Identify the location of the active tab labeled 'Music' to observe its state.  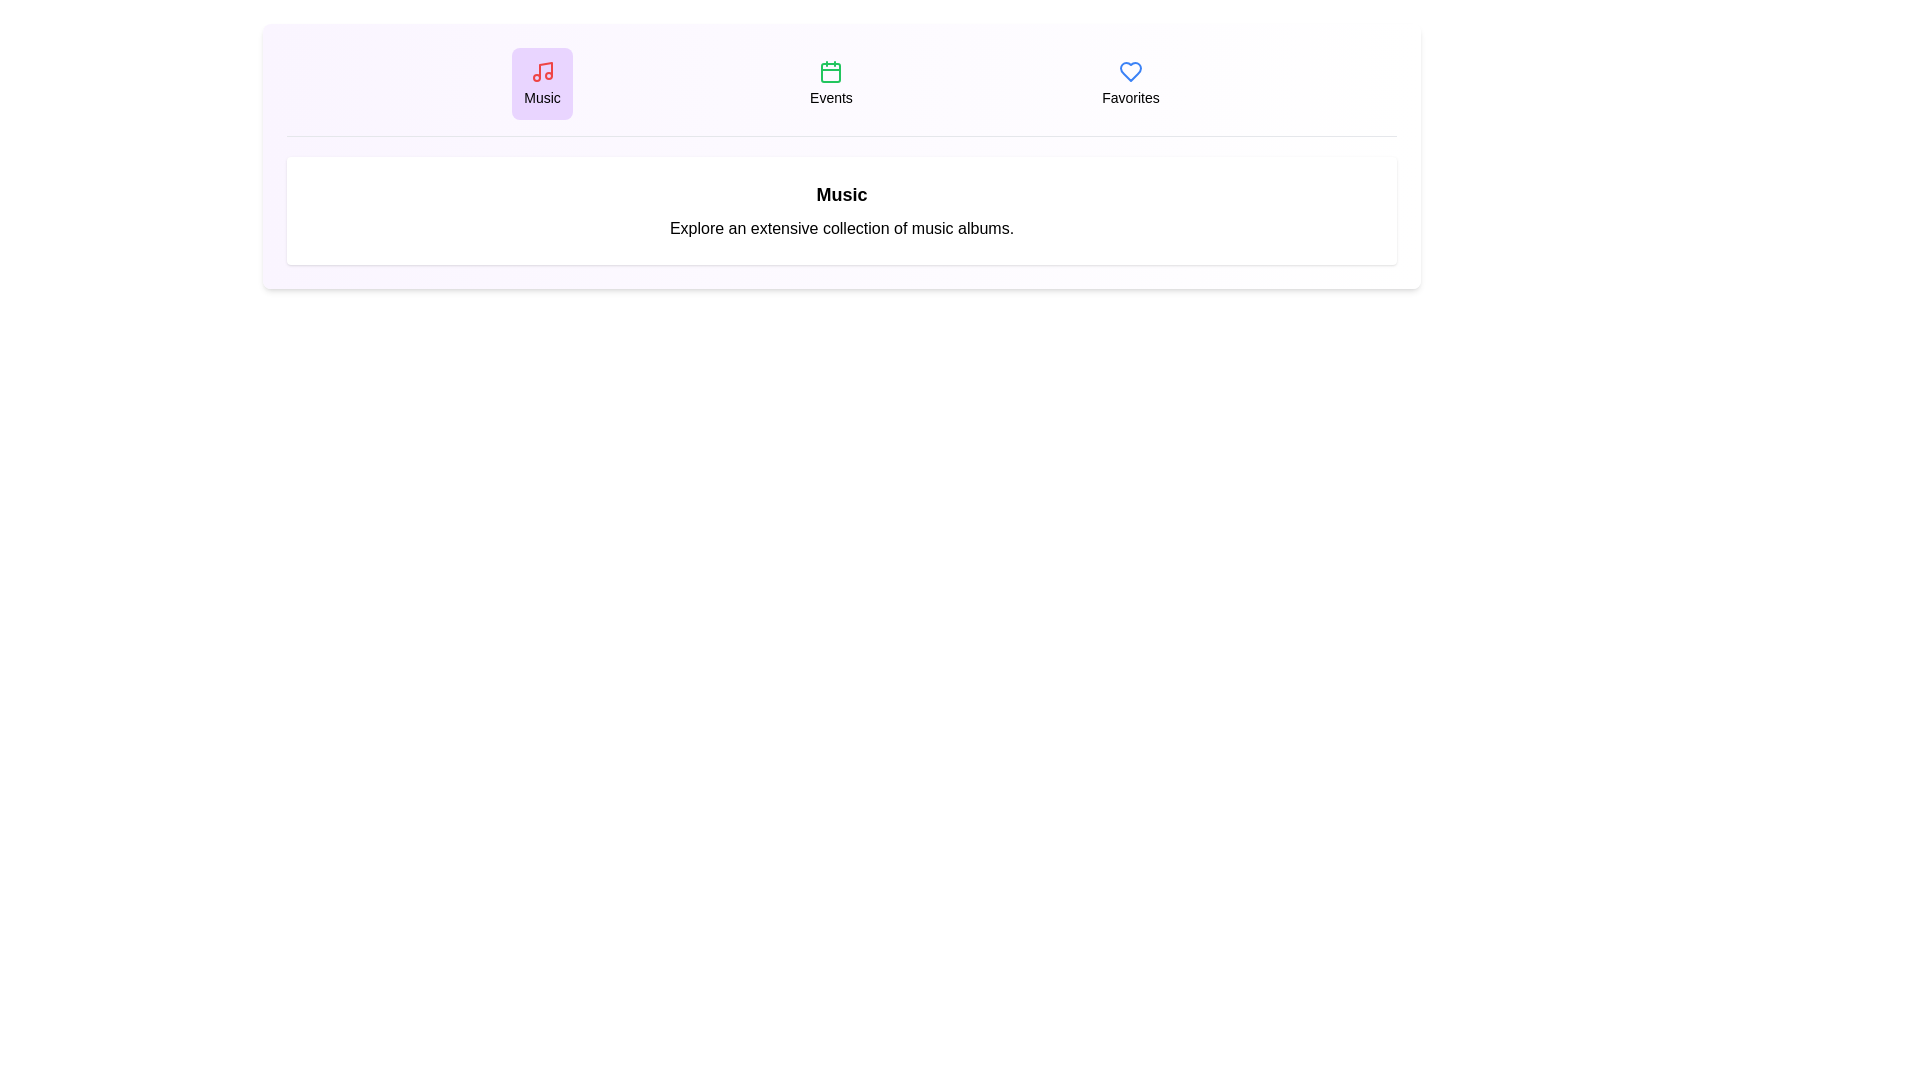
(542, 83).